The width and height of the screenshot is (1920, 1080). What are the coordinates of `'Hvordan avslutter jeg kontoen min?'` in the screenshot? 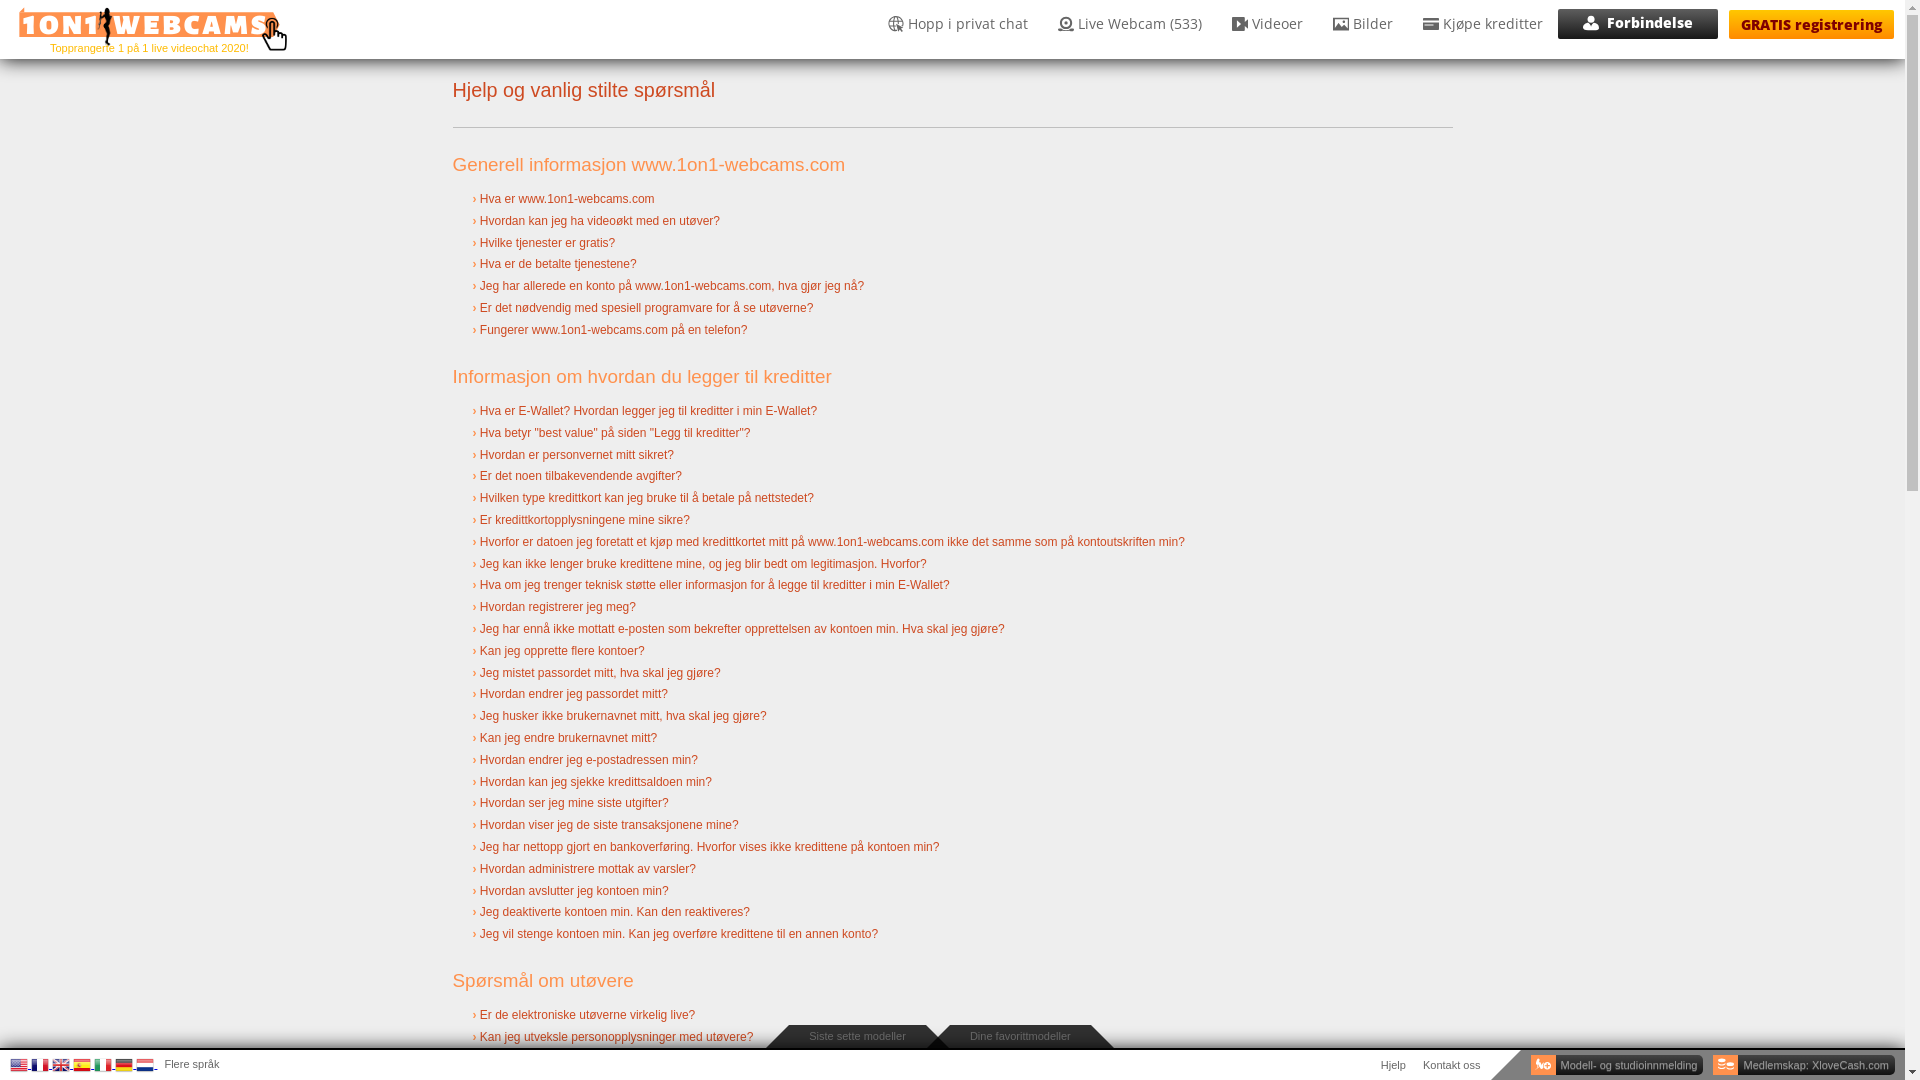 It's located at (573, 890).